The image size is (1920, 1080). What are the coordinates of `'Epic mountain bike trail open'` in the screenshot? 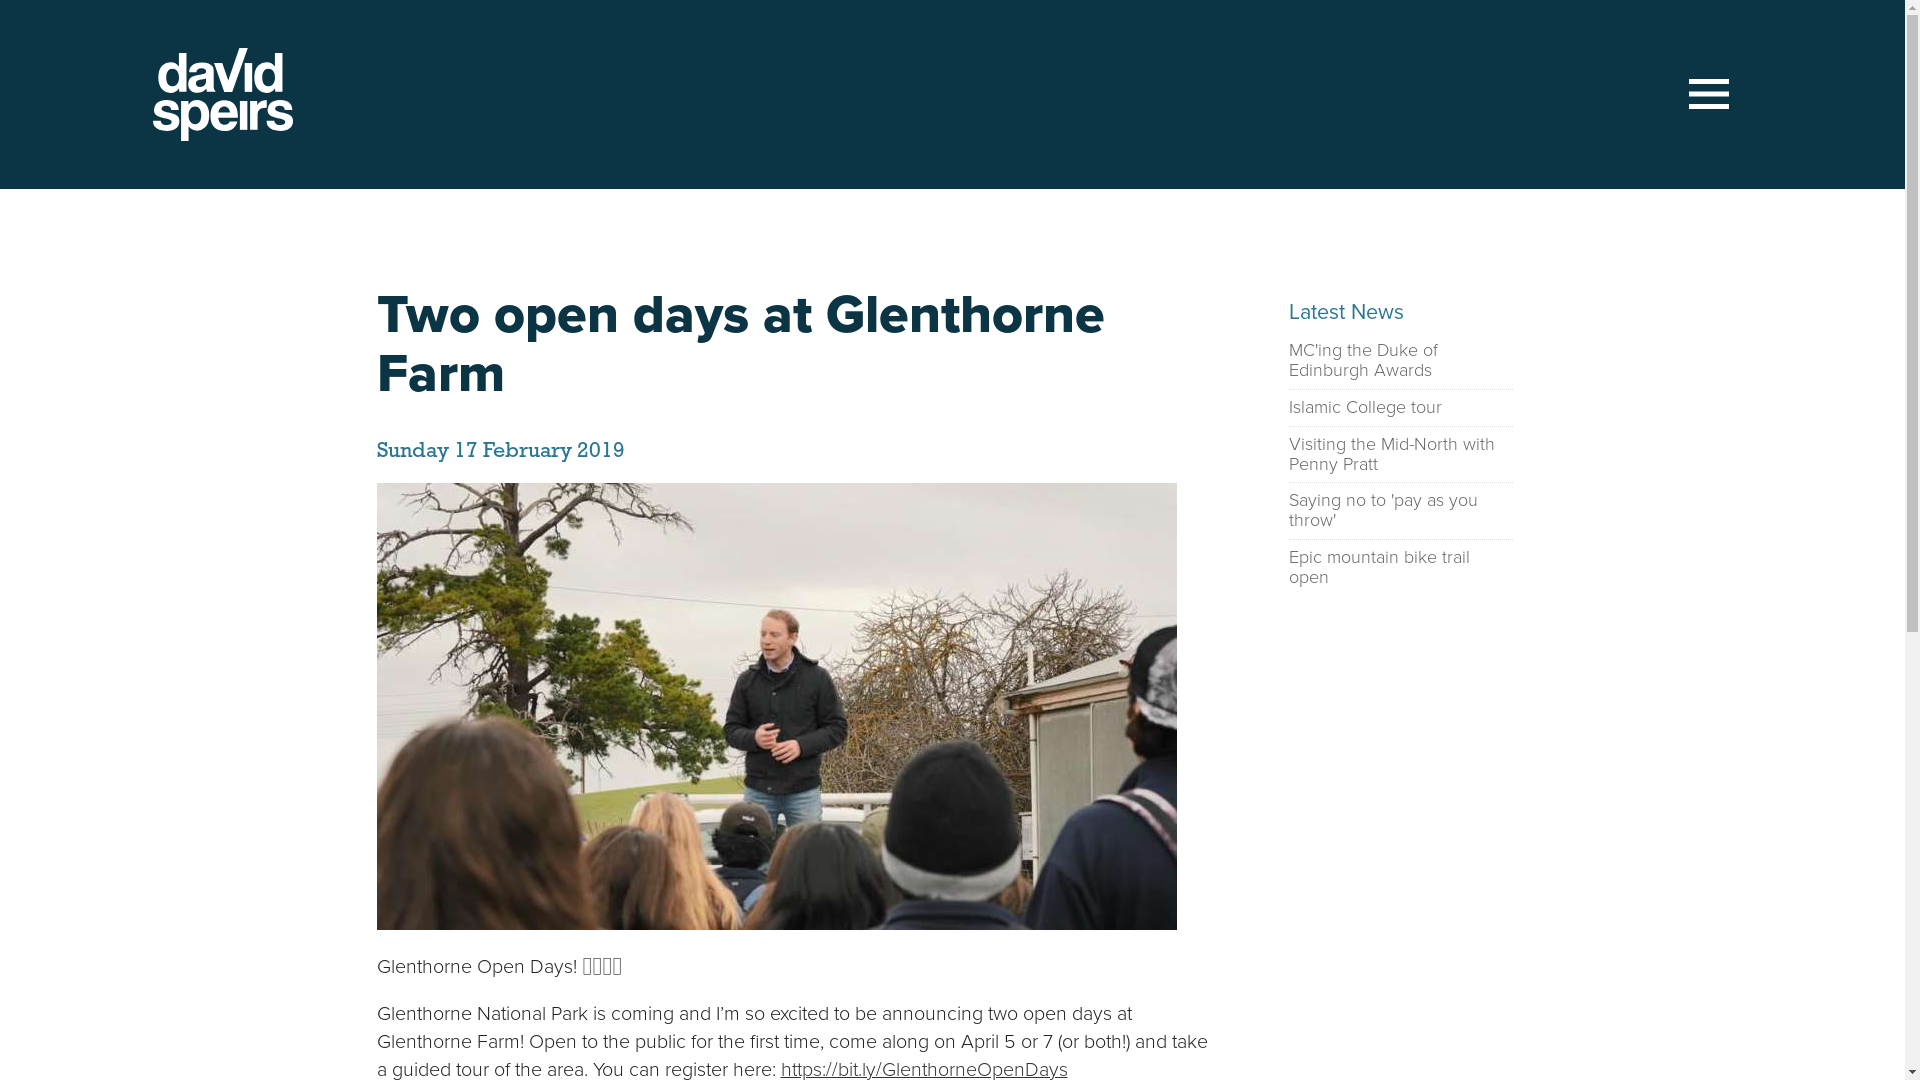 It's located at (1399, 567).